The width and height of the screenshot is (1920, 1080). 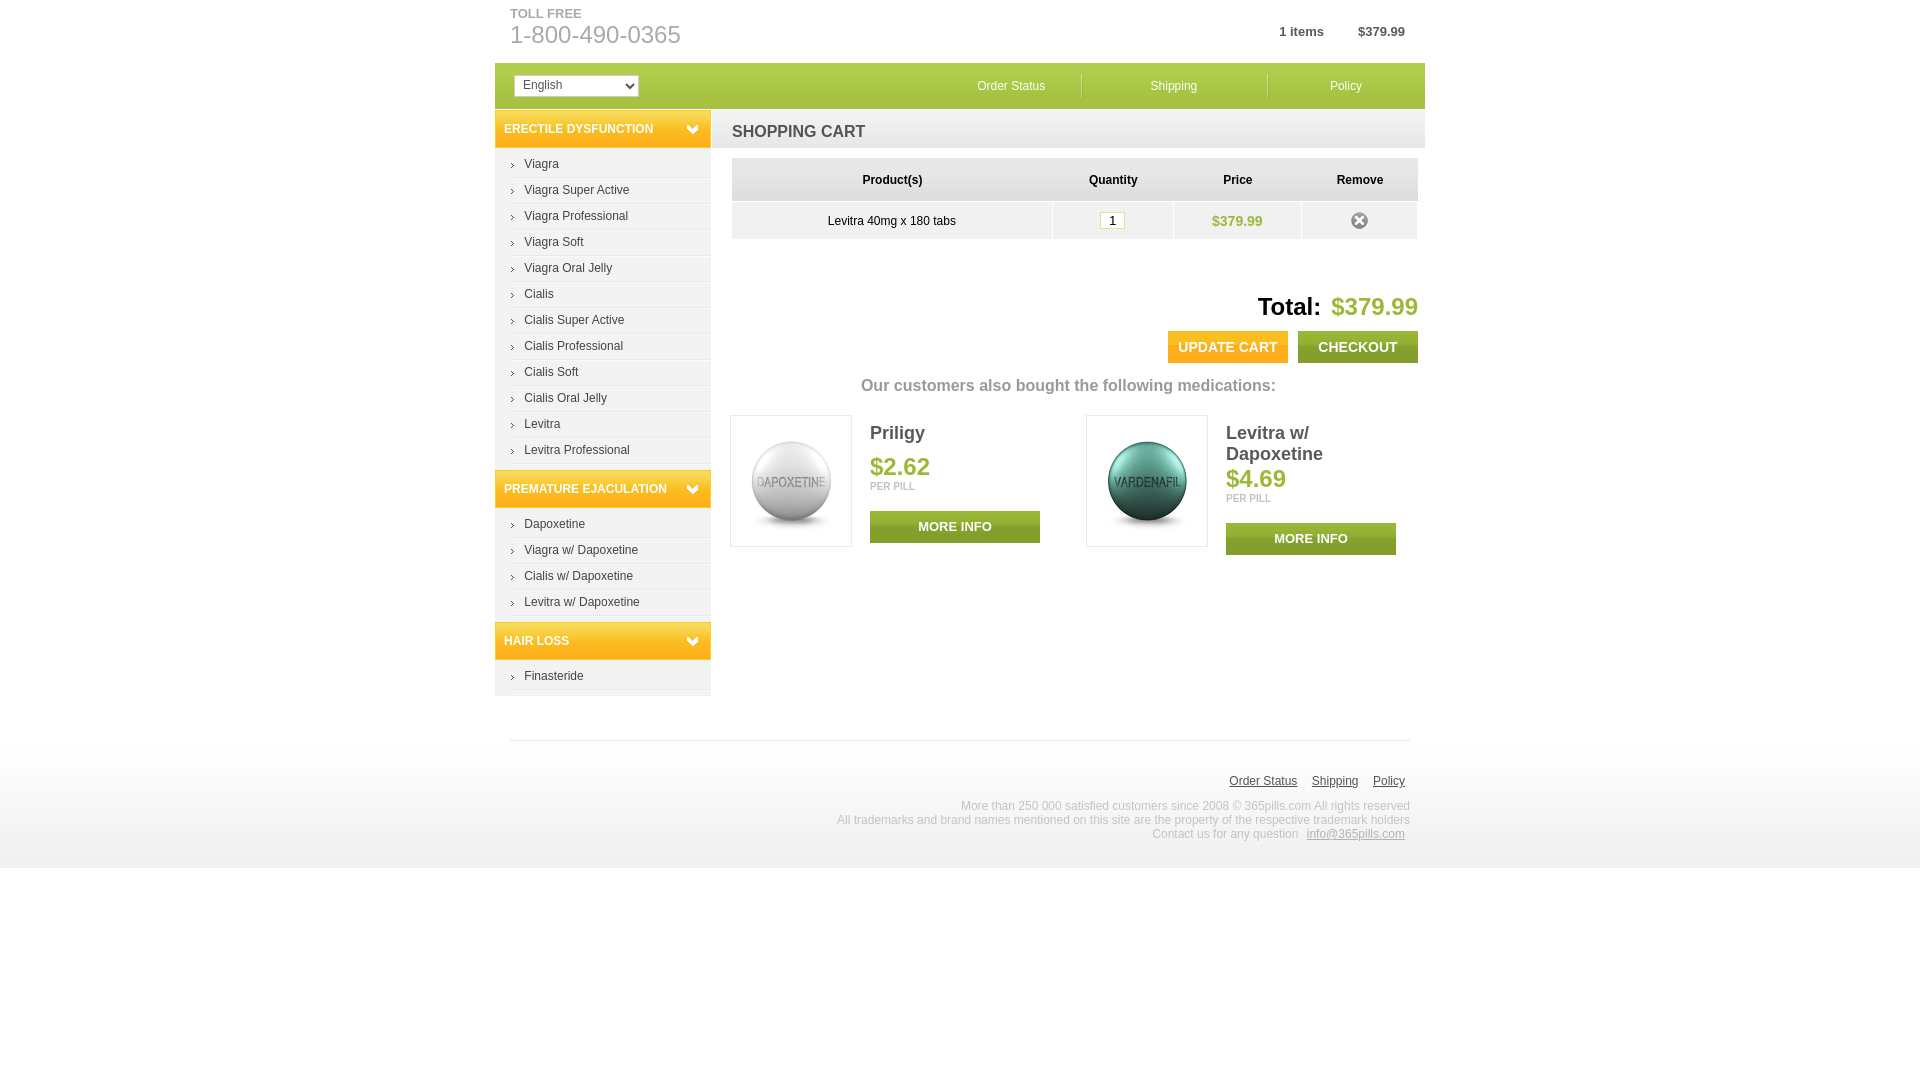 What do you see at coordinates (523, 319) in the screenshot?
I see `'Cialis Super Active'` at bounding box center [523, 319].